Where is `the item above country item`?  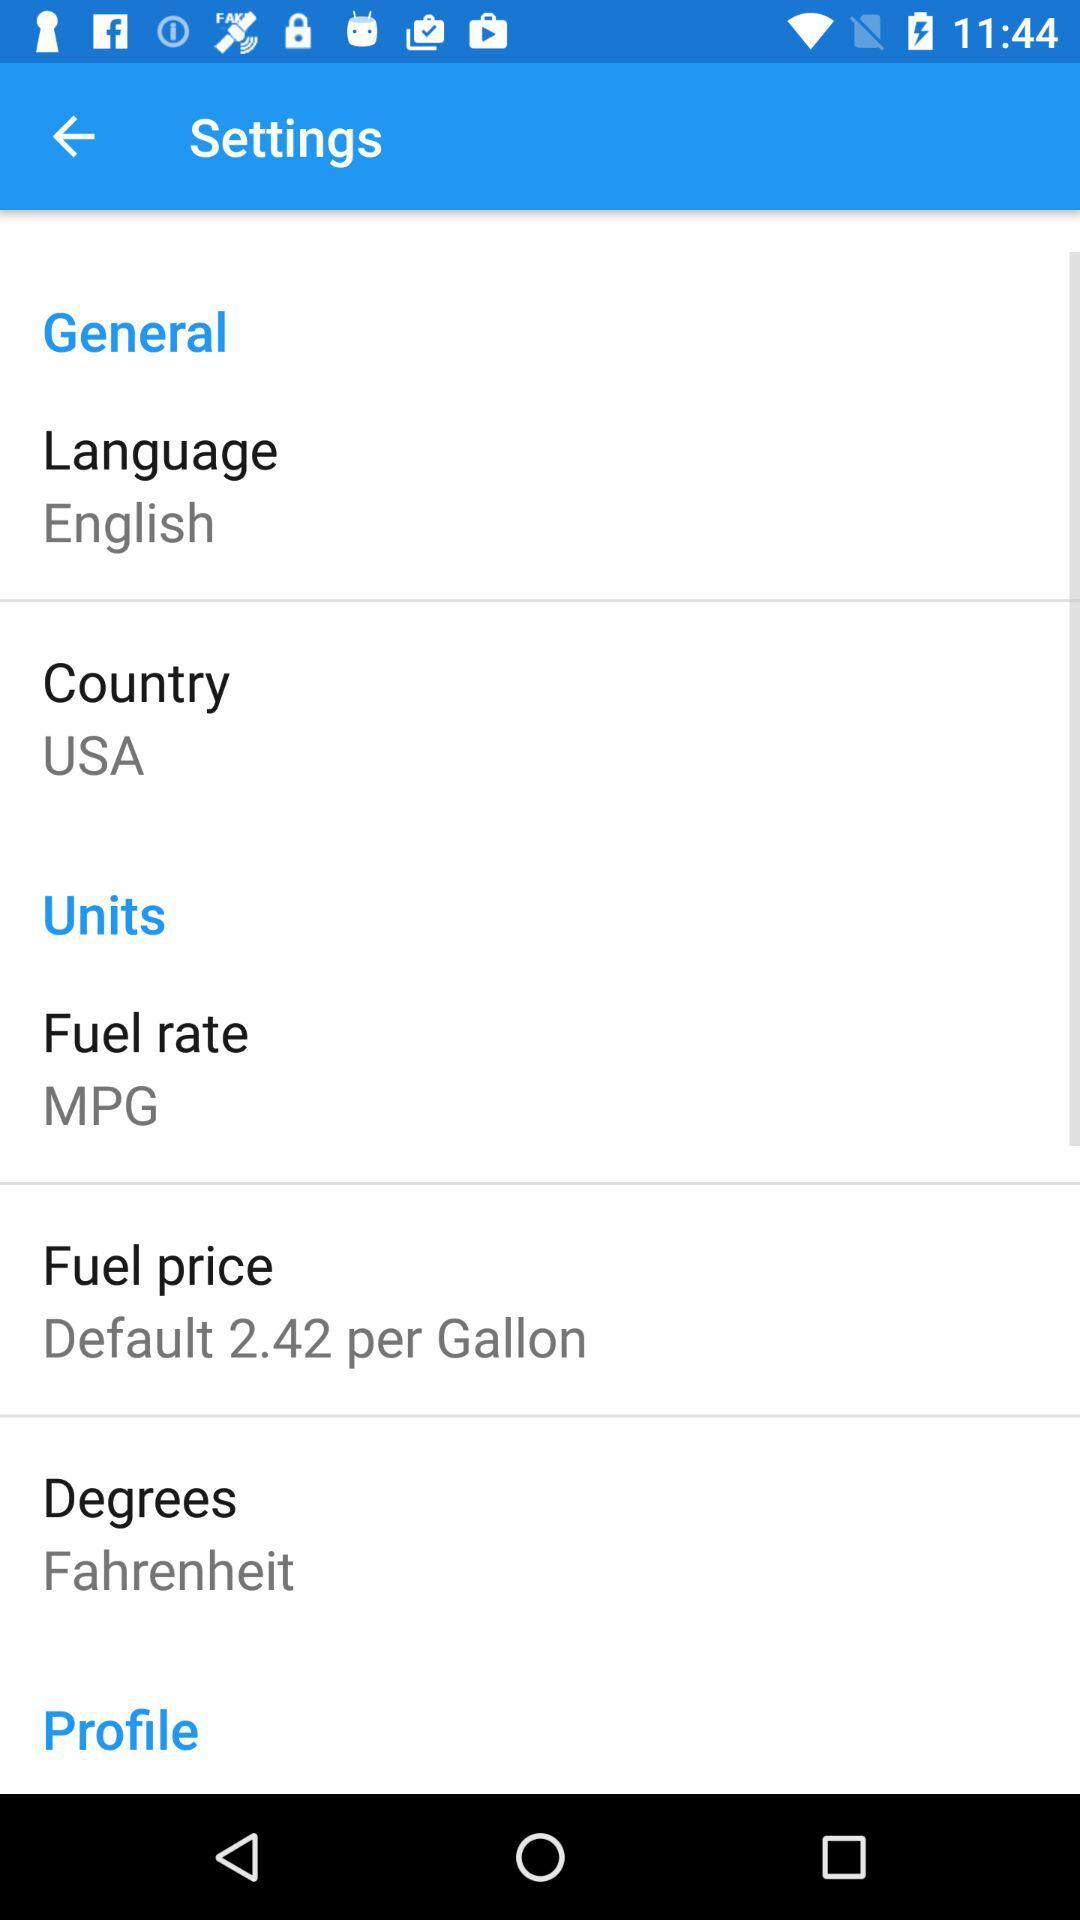 the item above country item is located at coordinates (128, 520).